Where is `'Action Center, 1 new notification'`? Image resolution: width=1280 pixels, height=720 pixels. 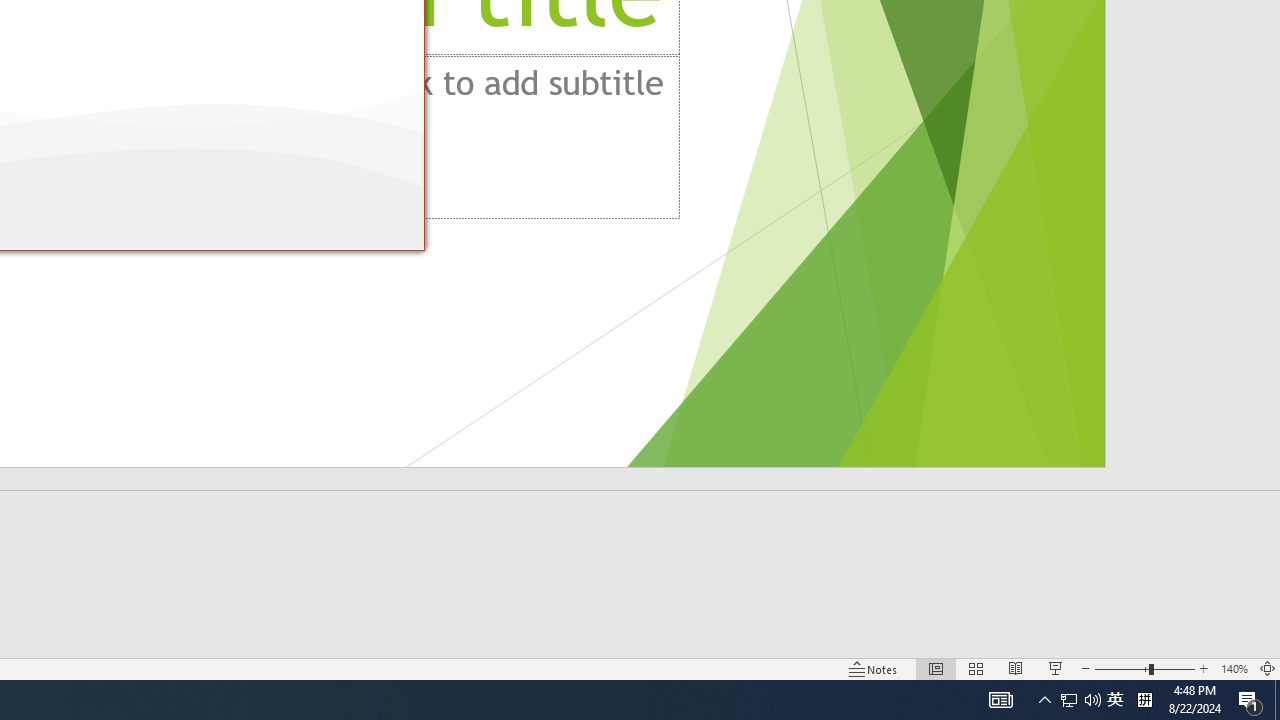 'Action Center, 1 new notification' is located at coordinates (1250, 698).